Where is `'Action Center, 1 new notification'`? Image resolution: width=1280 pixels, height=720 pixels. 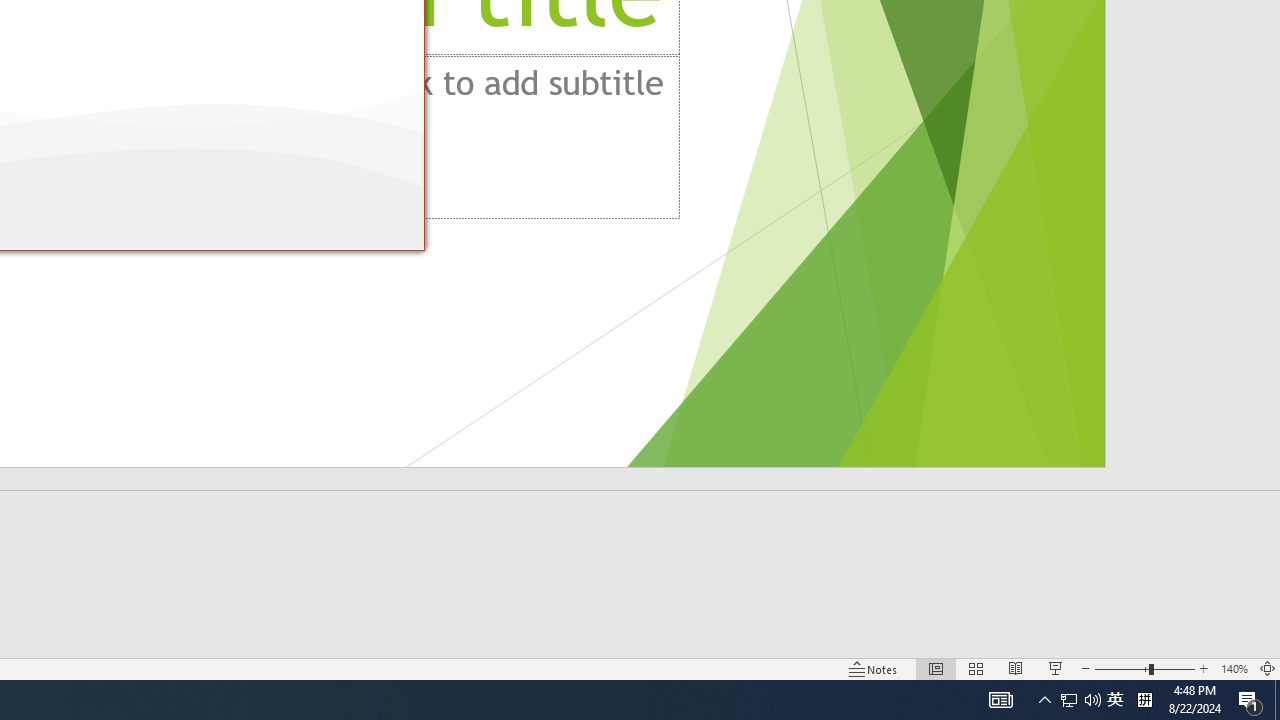 'Action Center, 1 new notification' is located at coordinates (1250, 698).